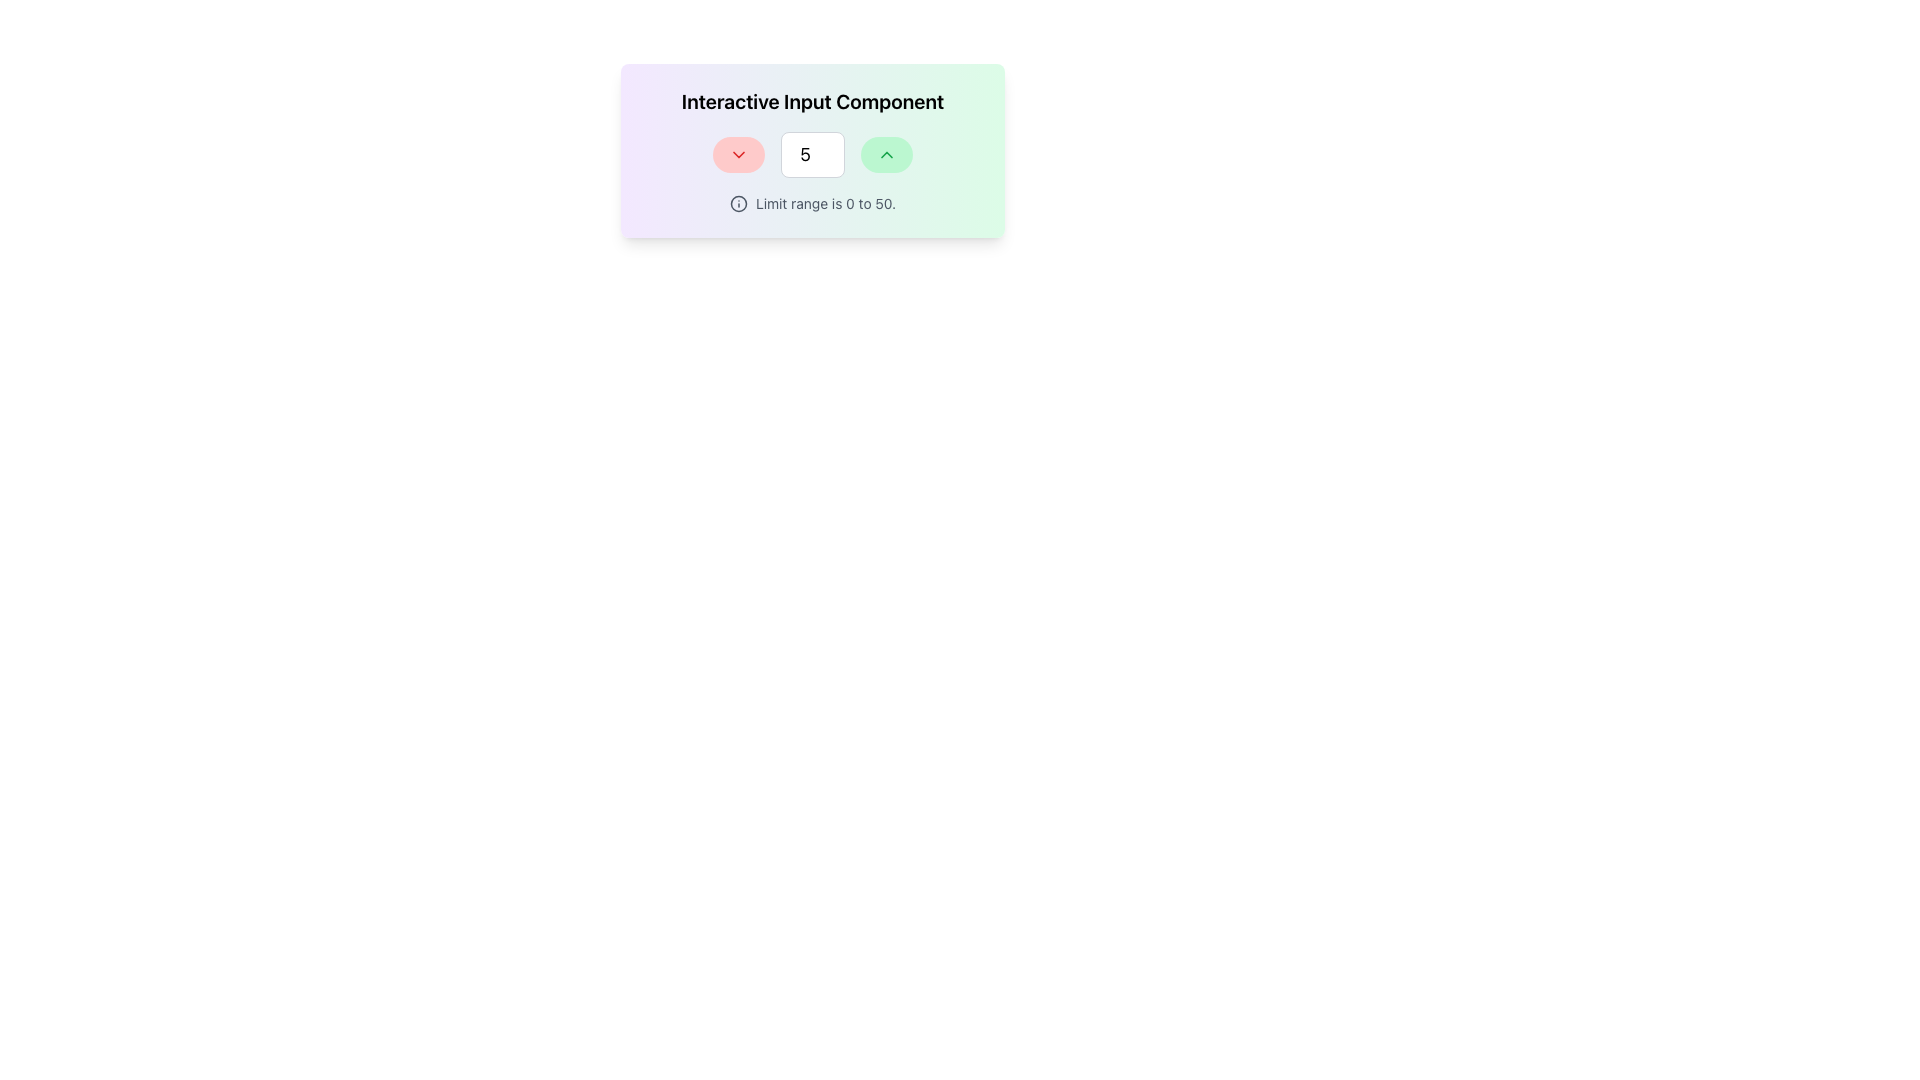 This screenshot has height=1080, width=1920. Describe the element at coordinates (738, 204) in the screenshot. I see `the information indicator SVG icon located at the center left of the text 'Limit range is 0 to 50.'` at that location.